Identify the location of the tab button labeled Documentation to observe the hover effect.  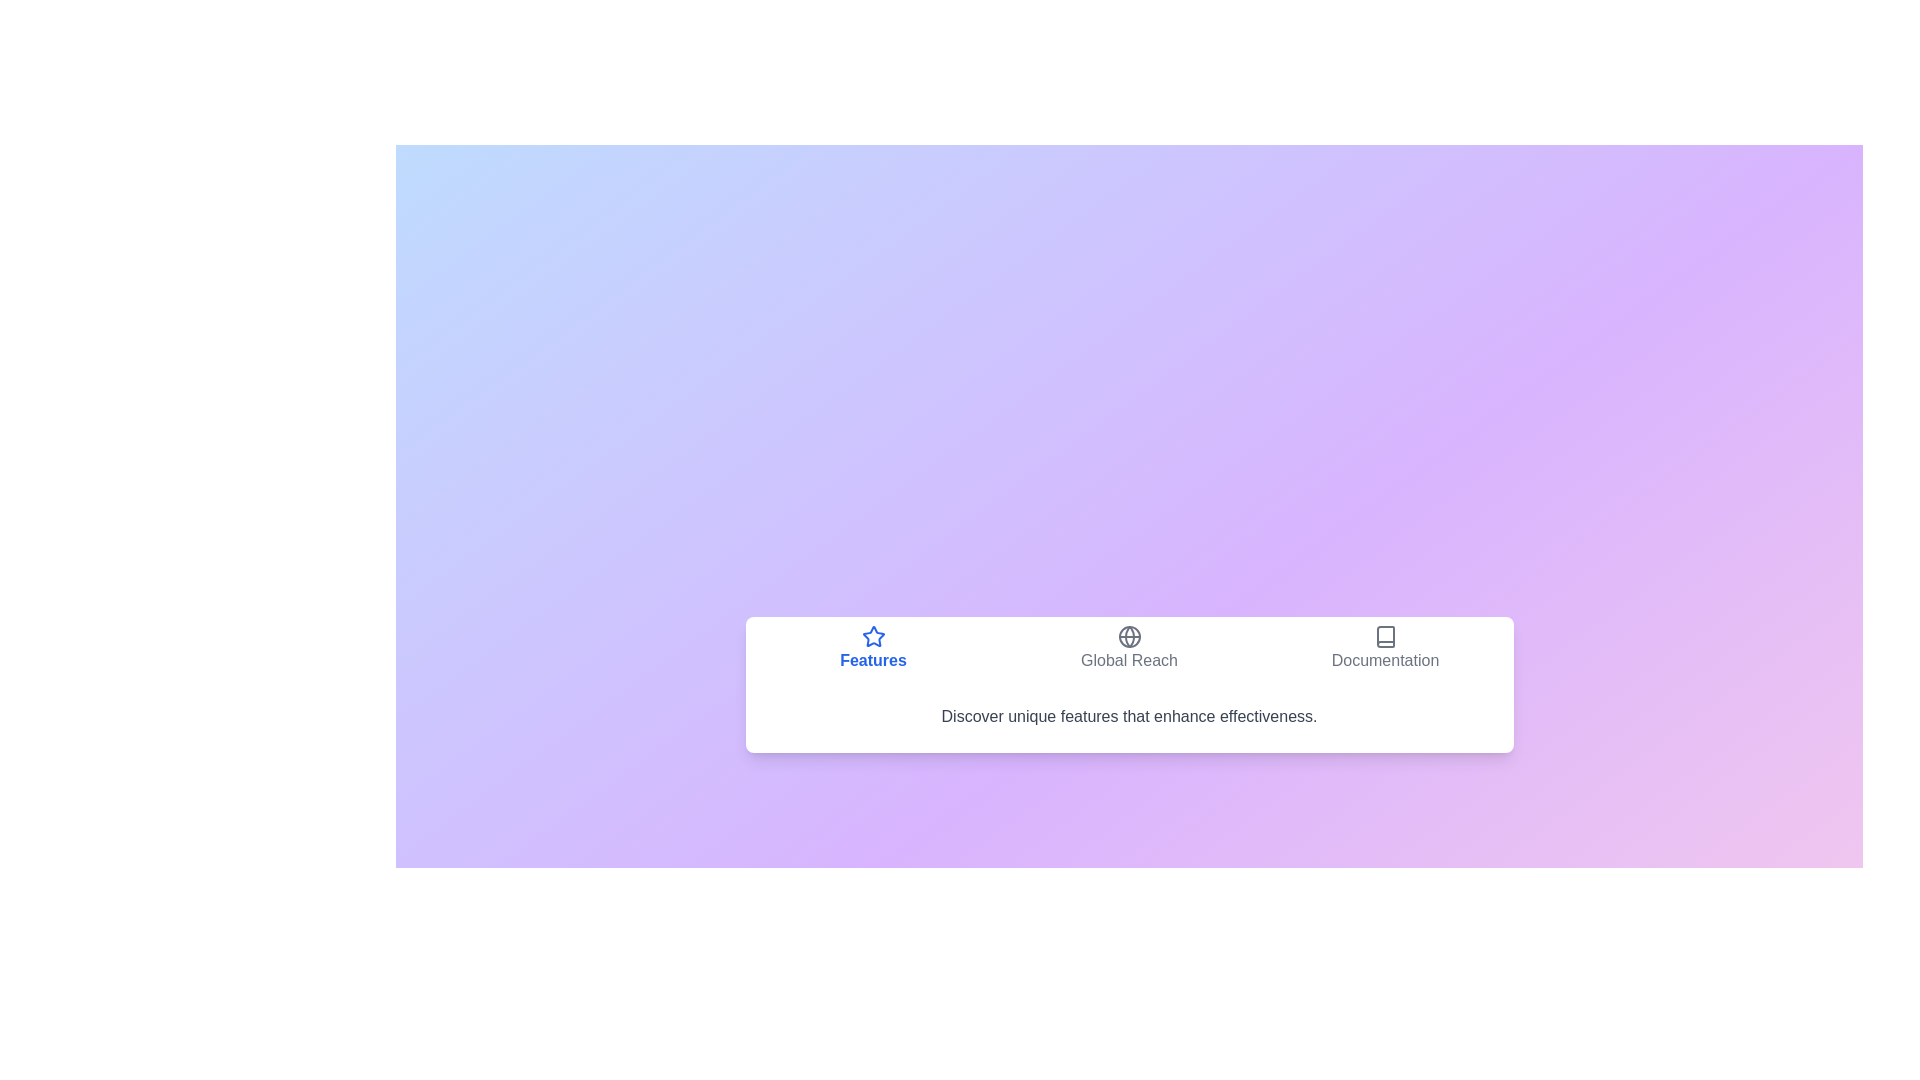
(1384, 648).